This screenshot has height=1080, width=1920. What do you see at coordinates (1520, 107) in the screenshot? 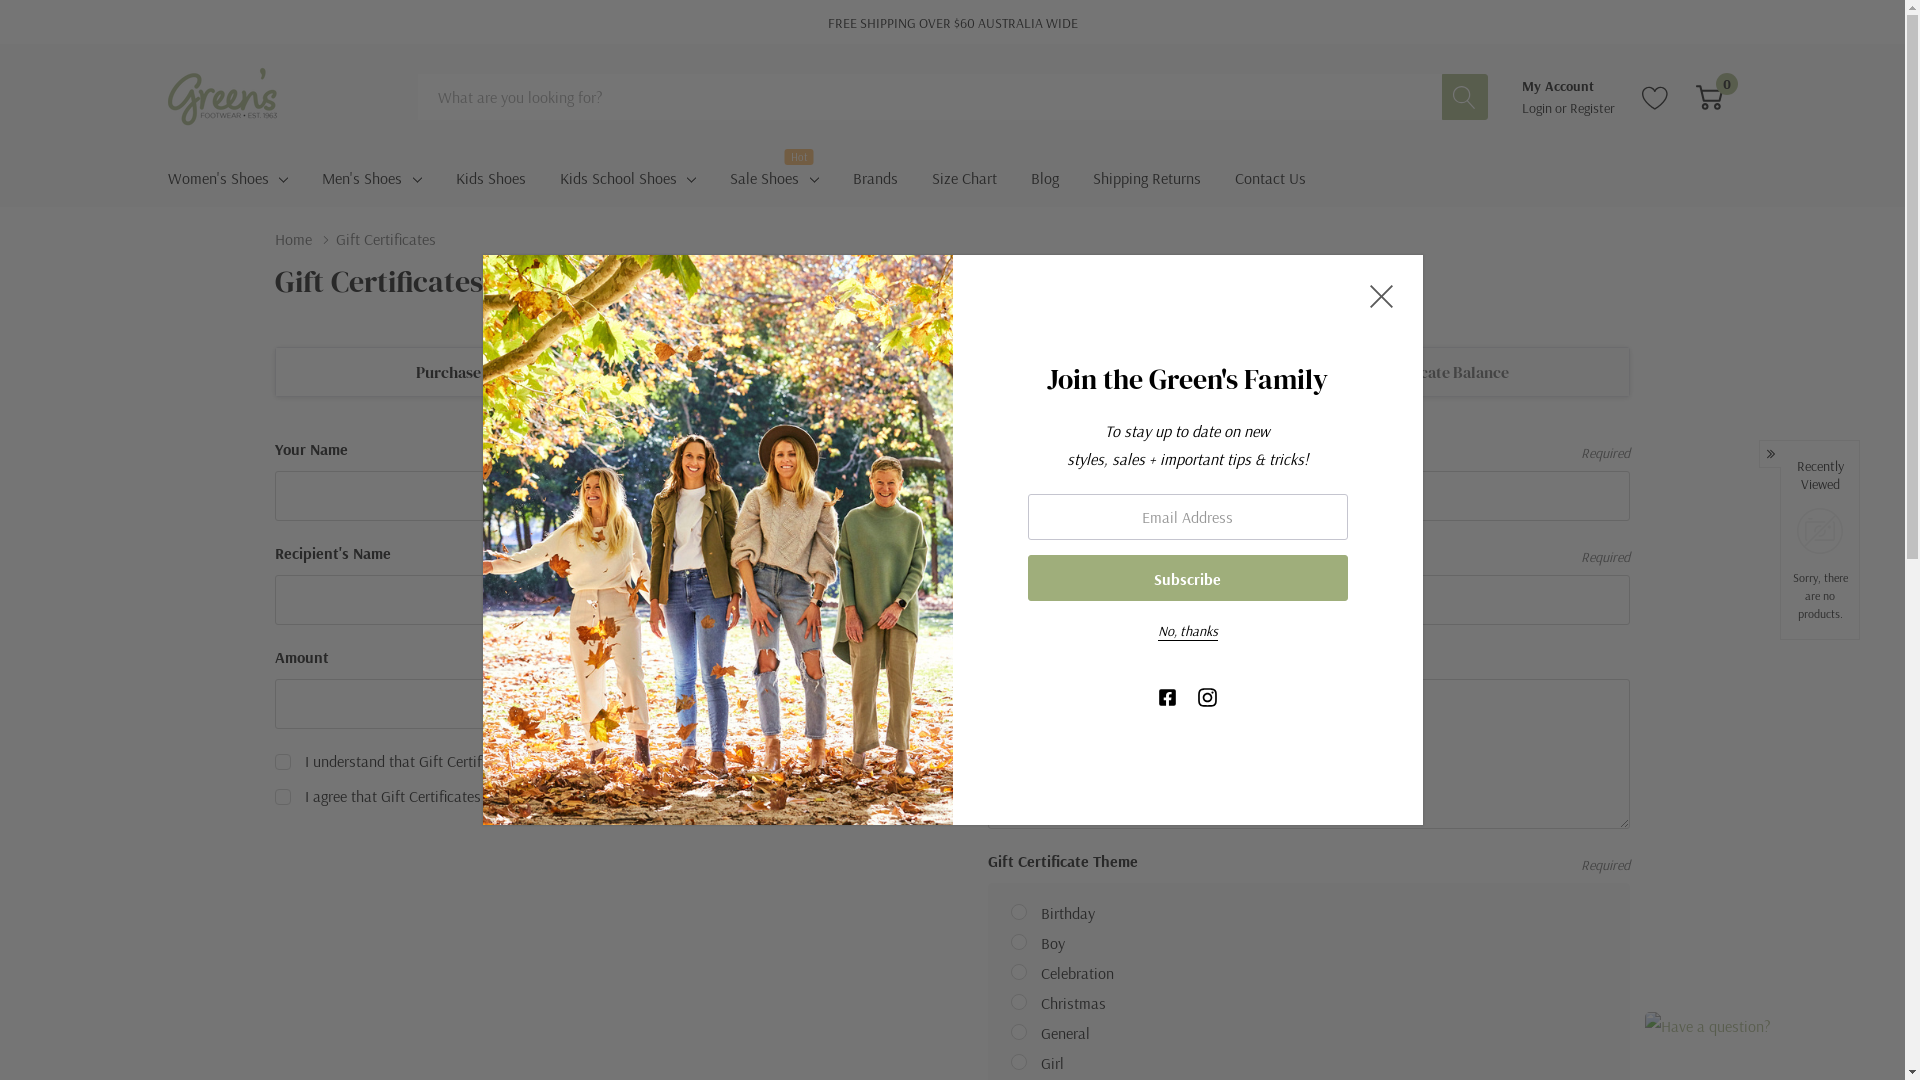
I see `'Login'` at bounding box center [1520, 107].